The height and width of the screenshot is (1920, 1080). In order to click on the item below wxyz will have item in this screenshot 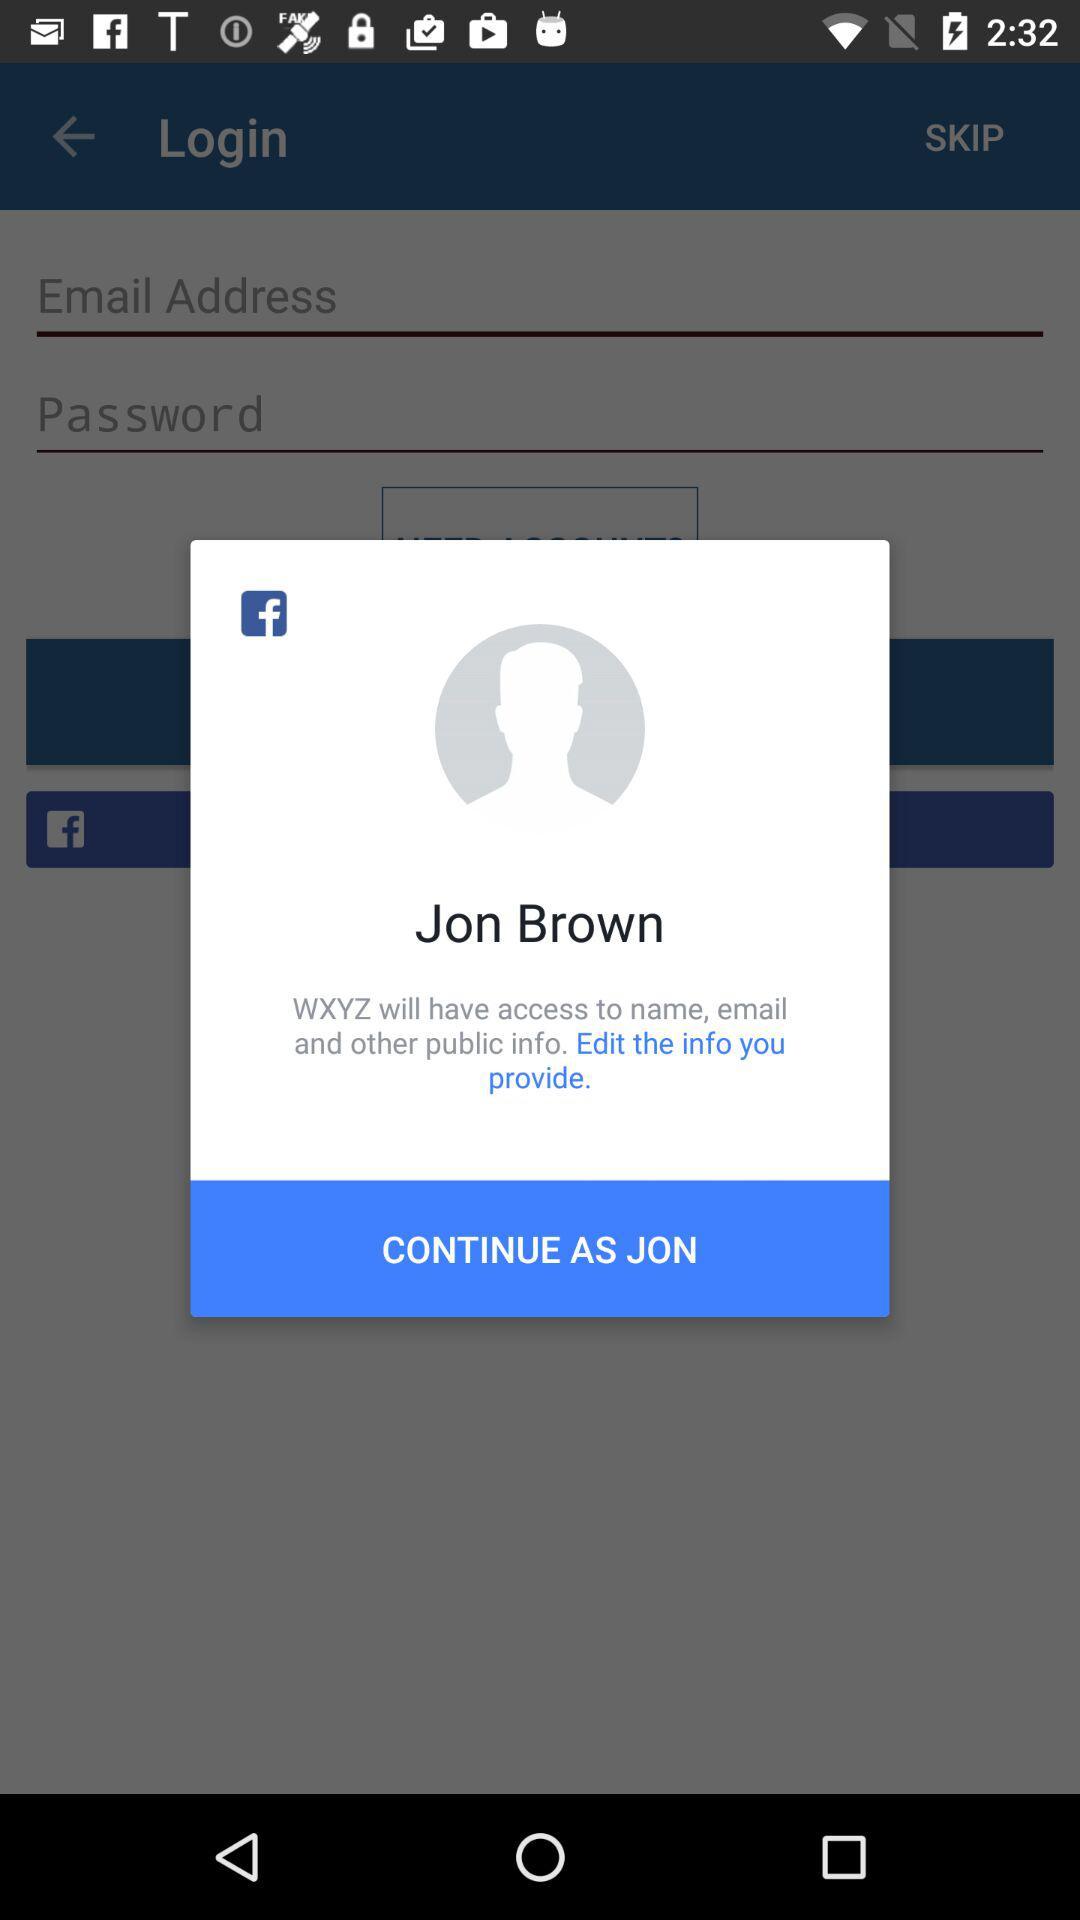, I will do `click(540, 1247)`.